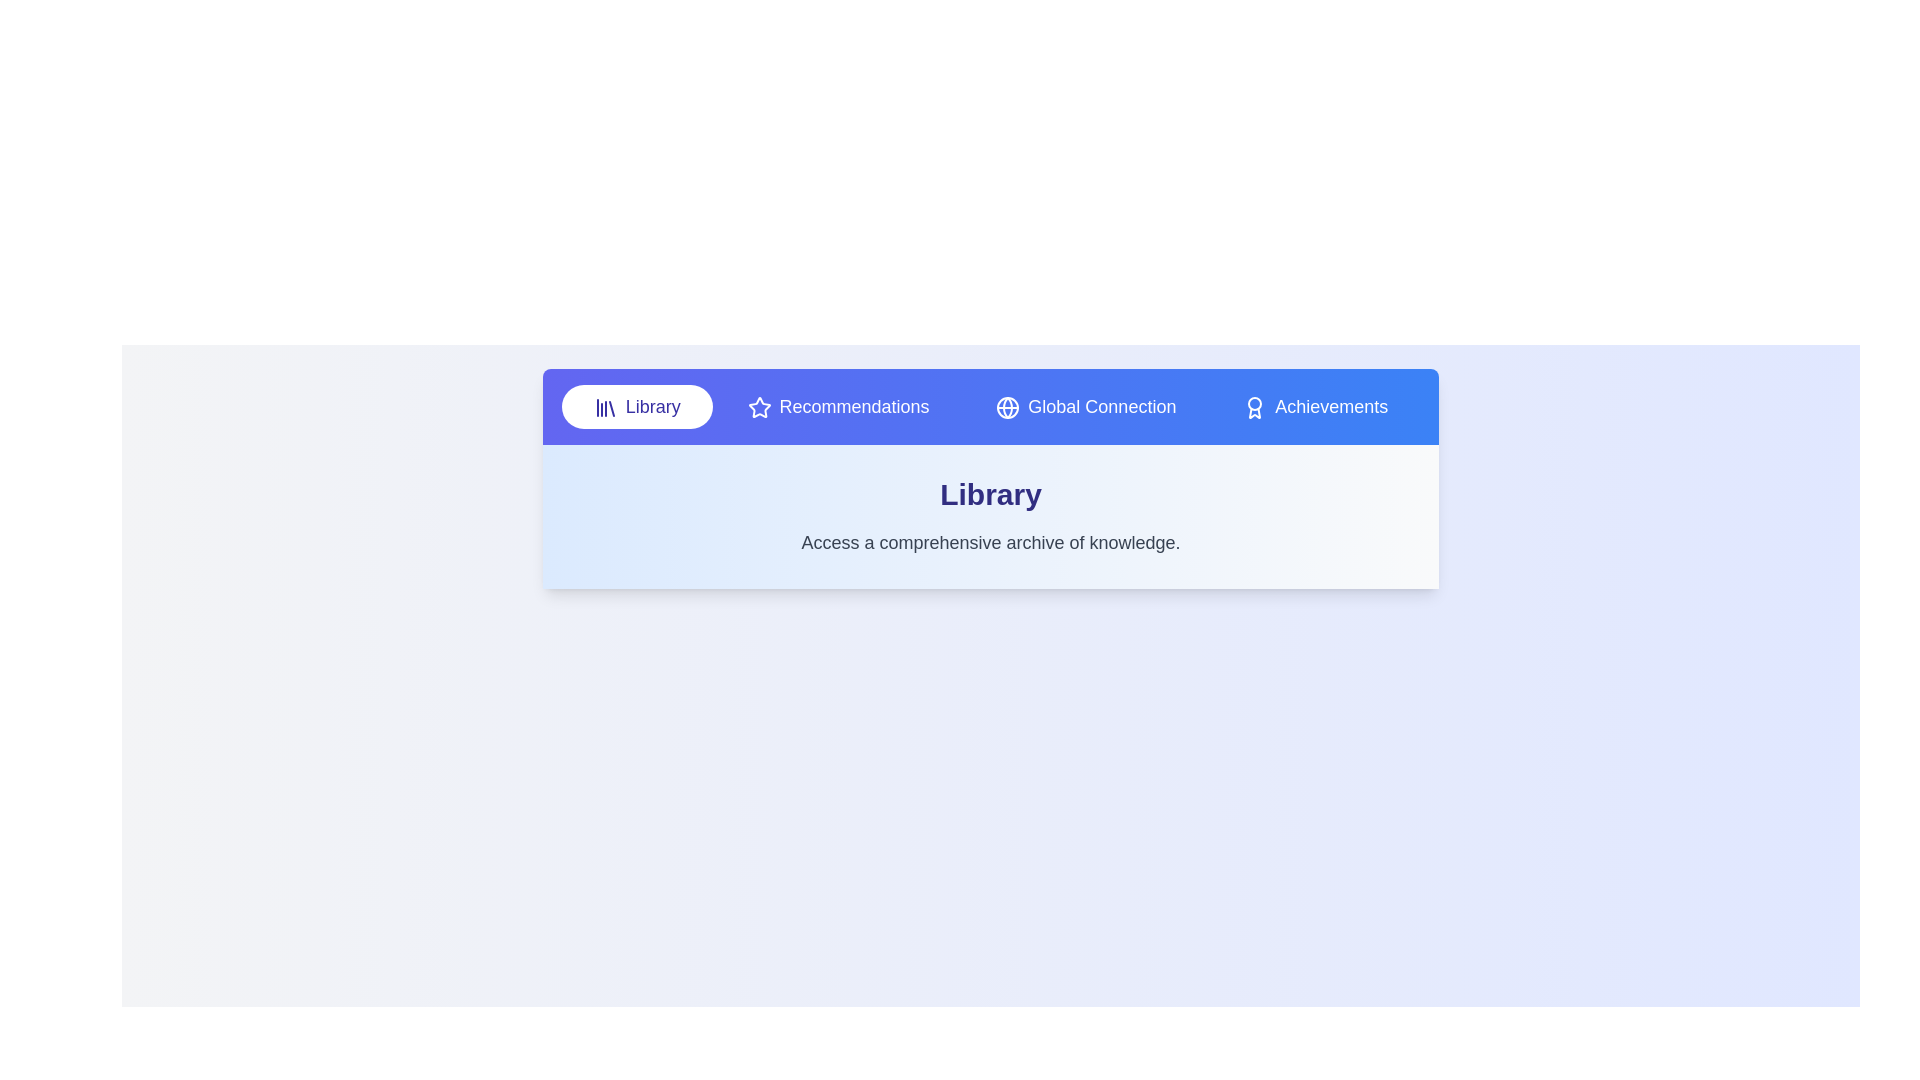  What do you see at coordinates (990, 543) in the screenshot?
I see `the text content in the active tab by clicking on the text area` at bounding box center [990, 543].